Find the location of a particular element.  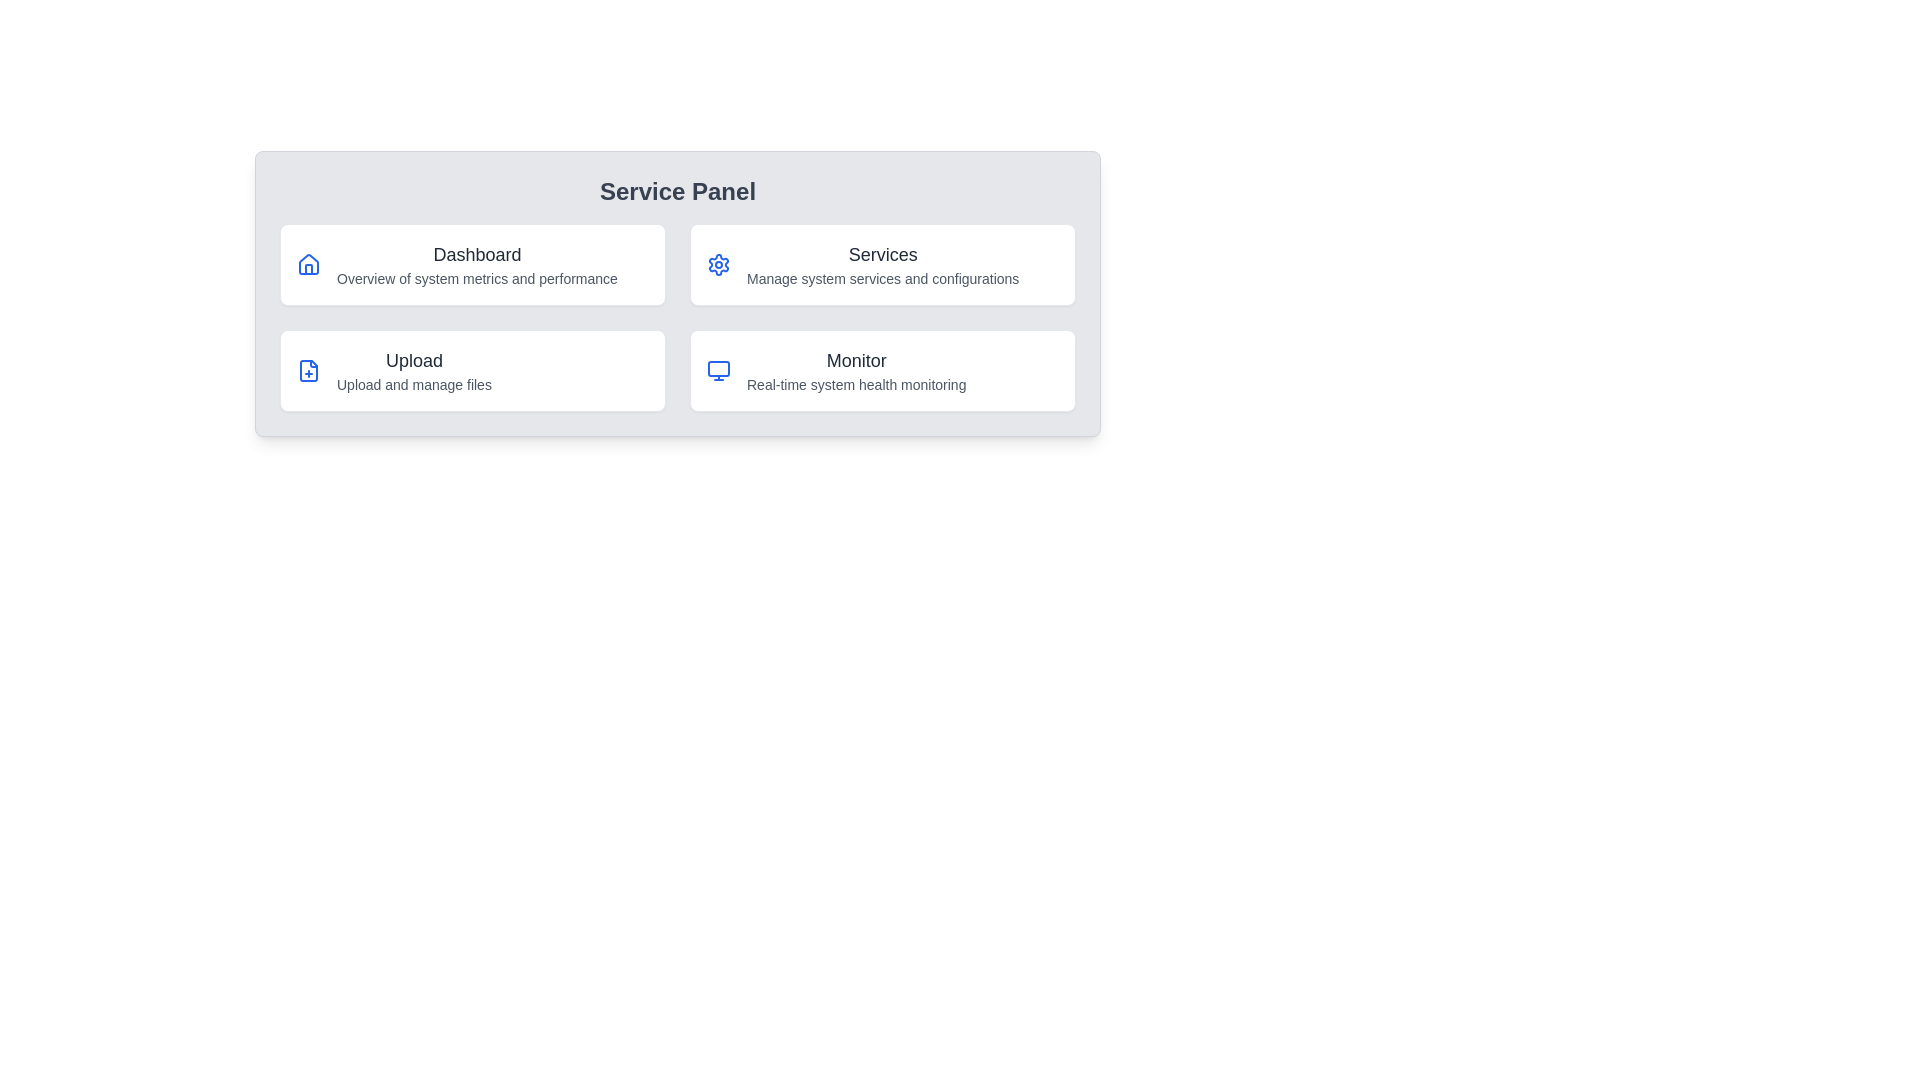

the 'Monitor' text label located in the lower-right corner of the interface's central area is located at coordinates (856, 361).